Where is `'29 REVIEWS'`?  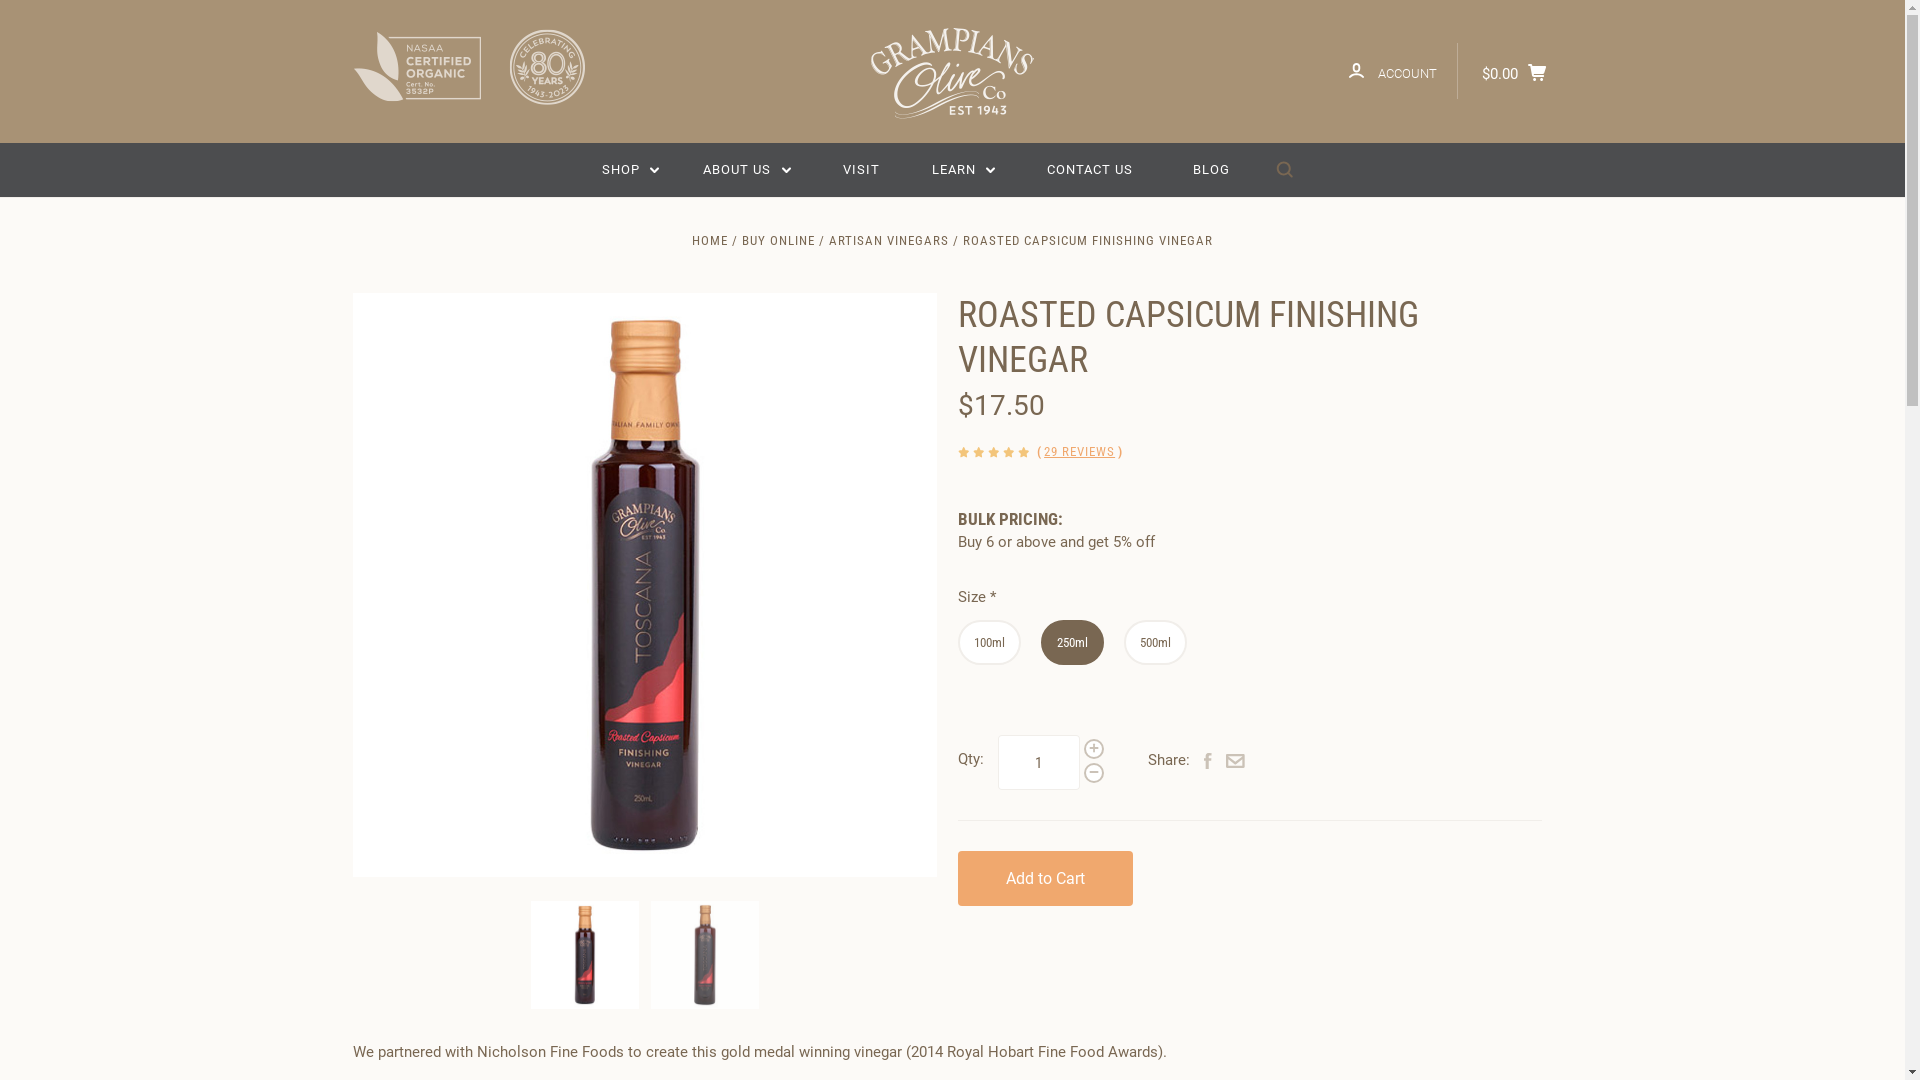
'29 REVIEWS' is located at coordinates (1078, 452).